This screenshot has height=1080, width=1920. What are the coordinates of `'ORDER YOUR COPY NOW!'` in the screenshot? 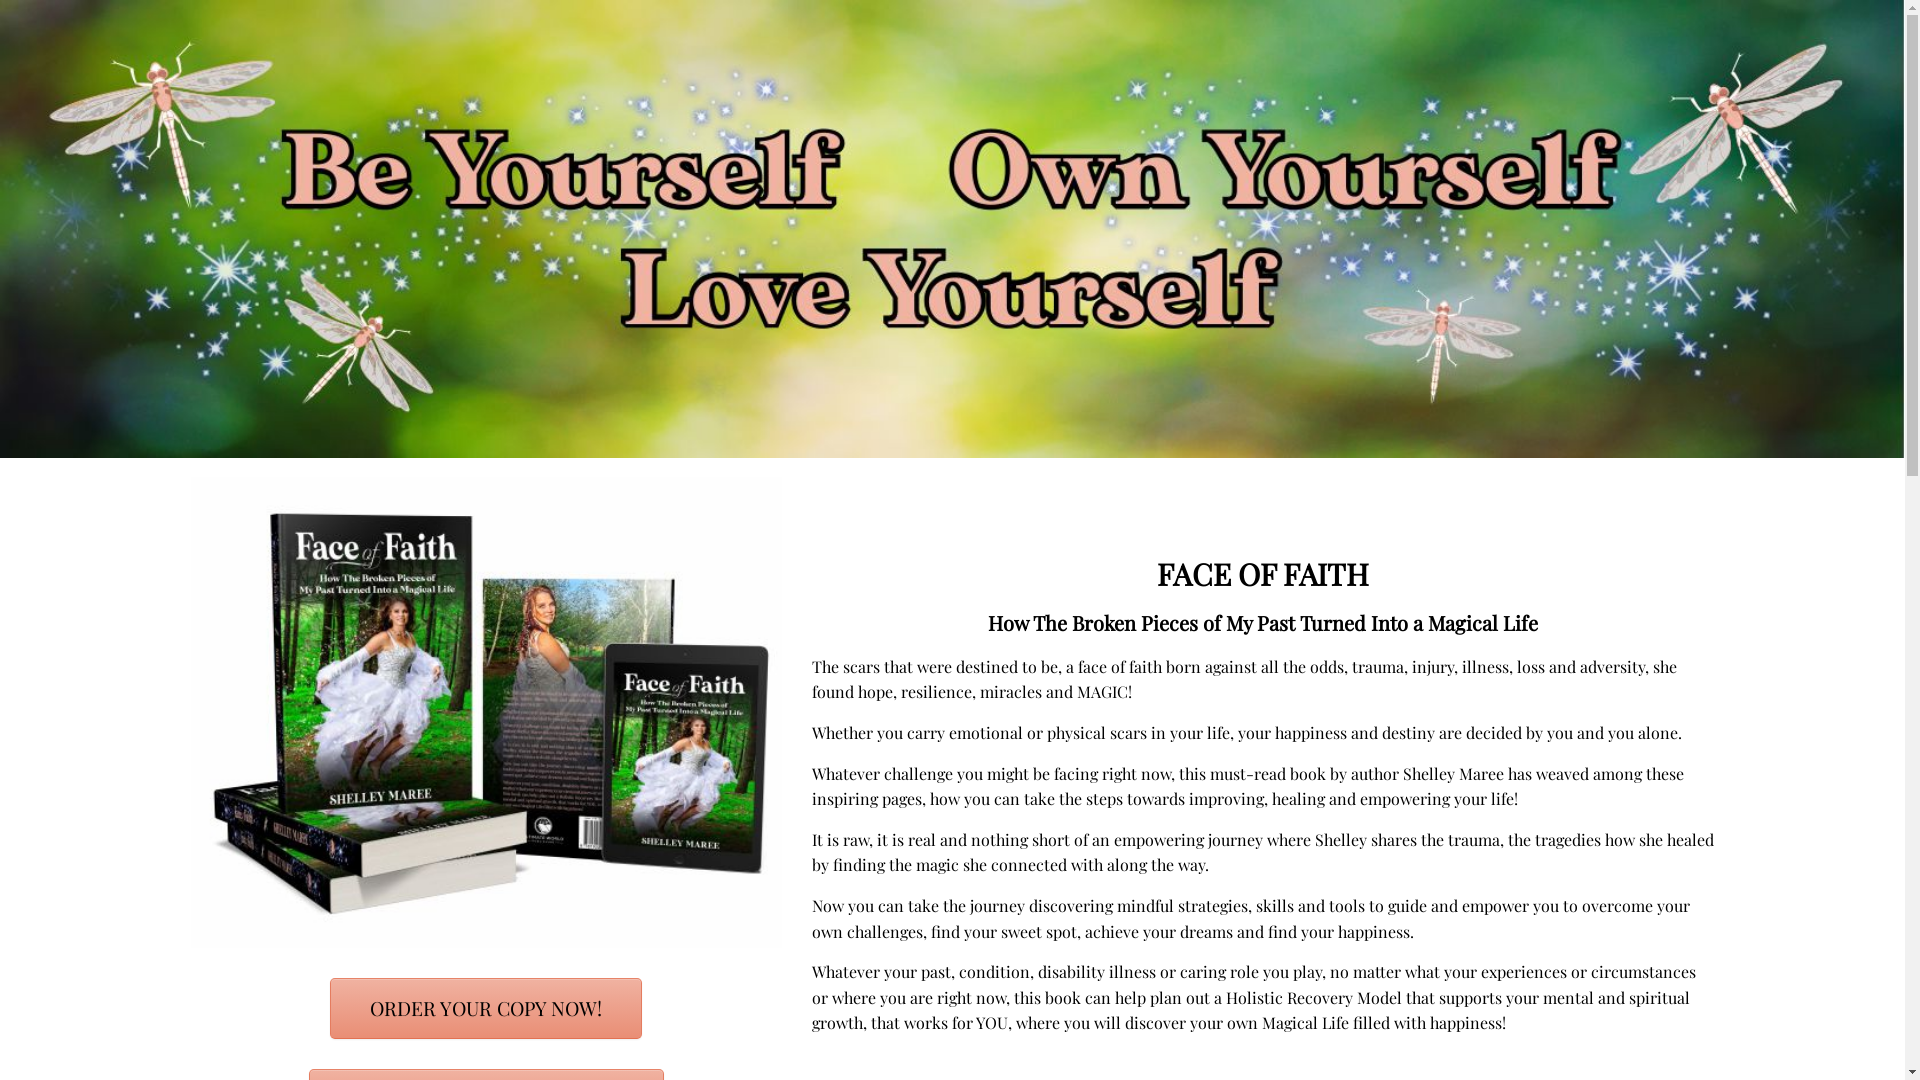 It's located at (485, 1008).